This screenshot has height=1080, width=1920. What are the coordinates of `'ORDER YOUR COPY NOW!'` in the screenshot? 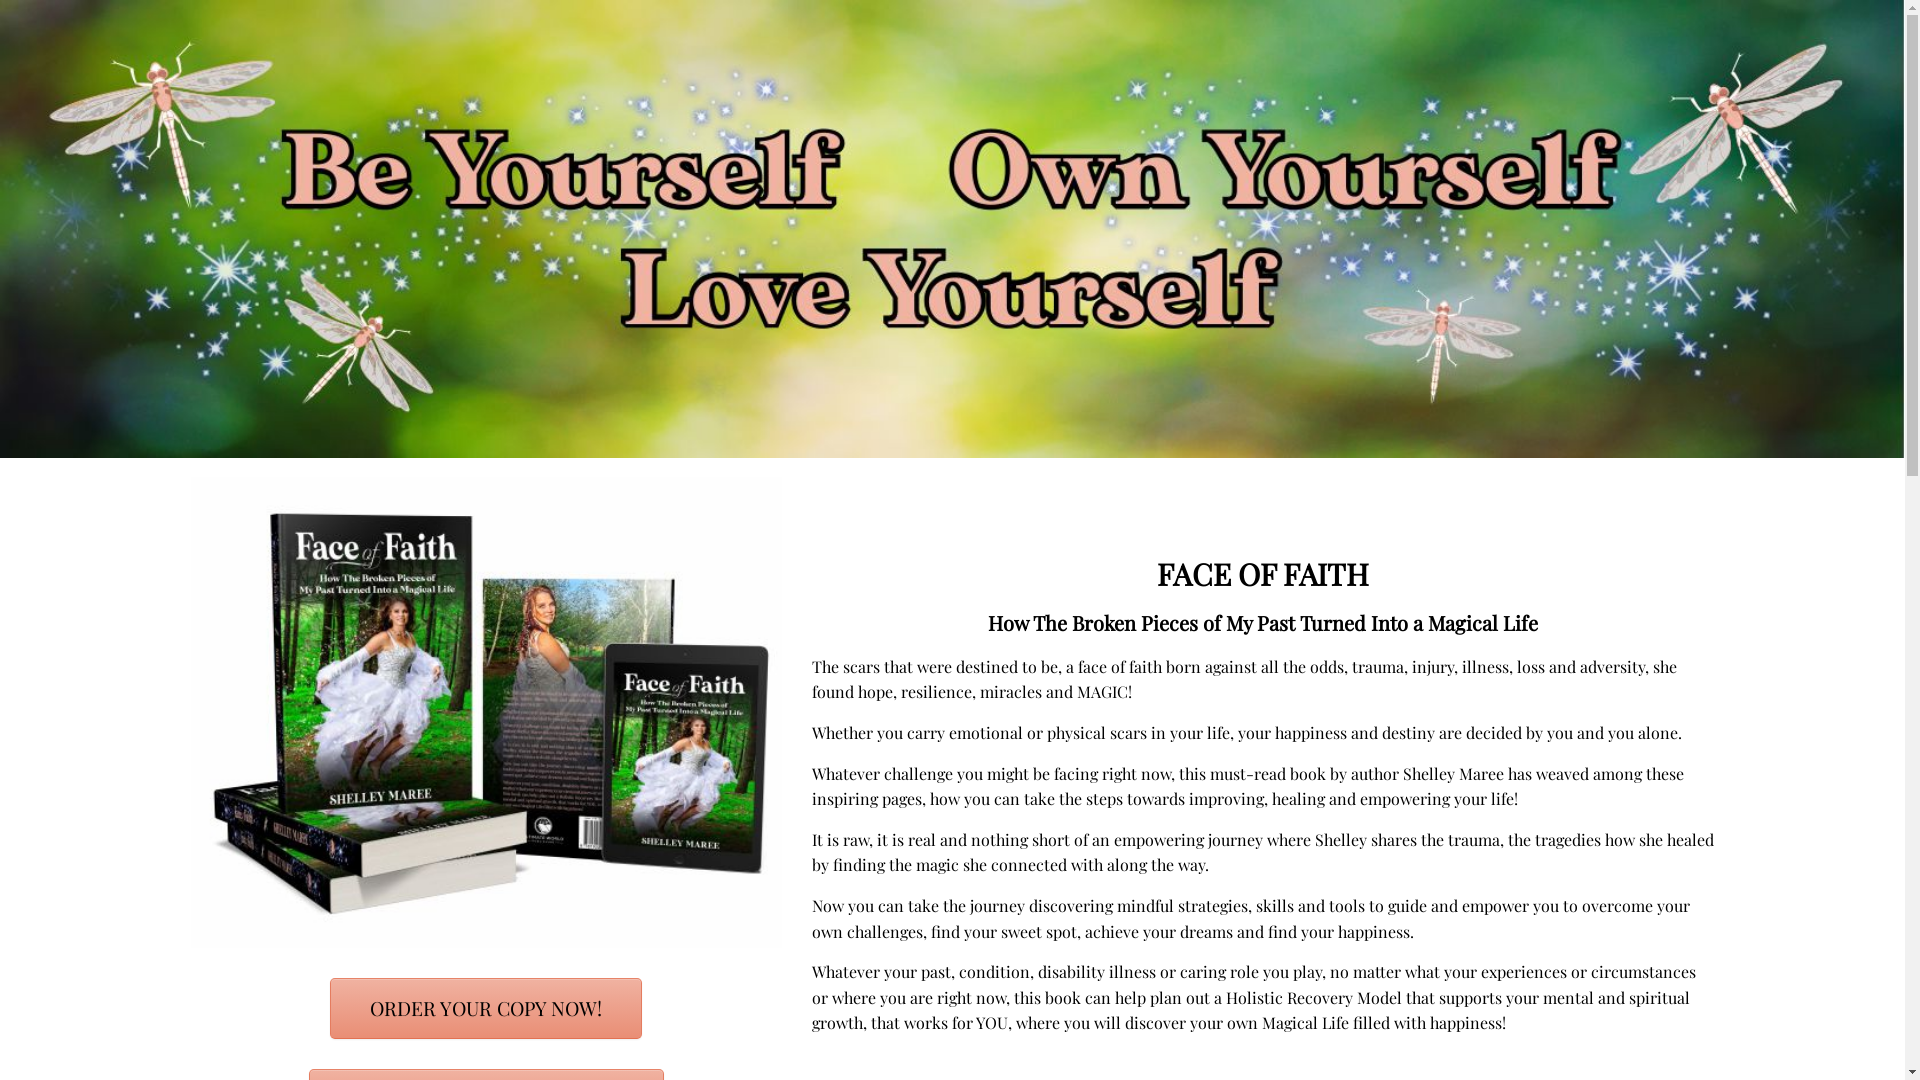 It's located at (485, 1008).